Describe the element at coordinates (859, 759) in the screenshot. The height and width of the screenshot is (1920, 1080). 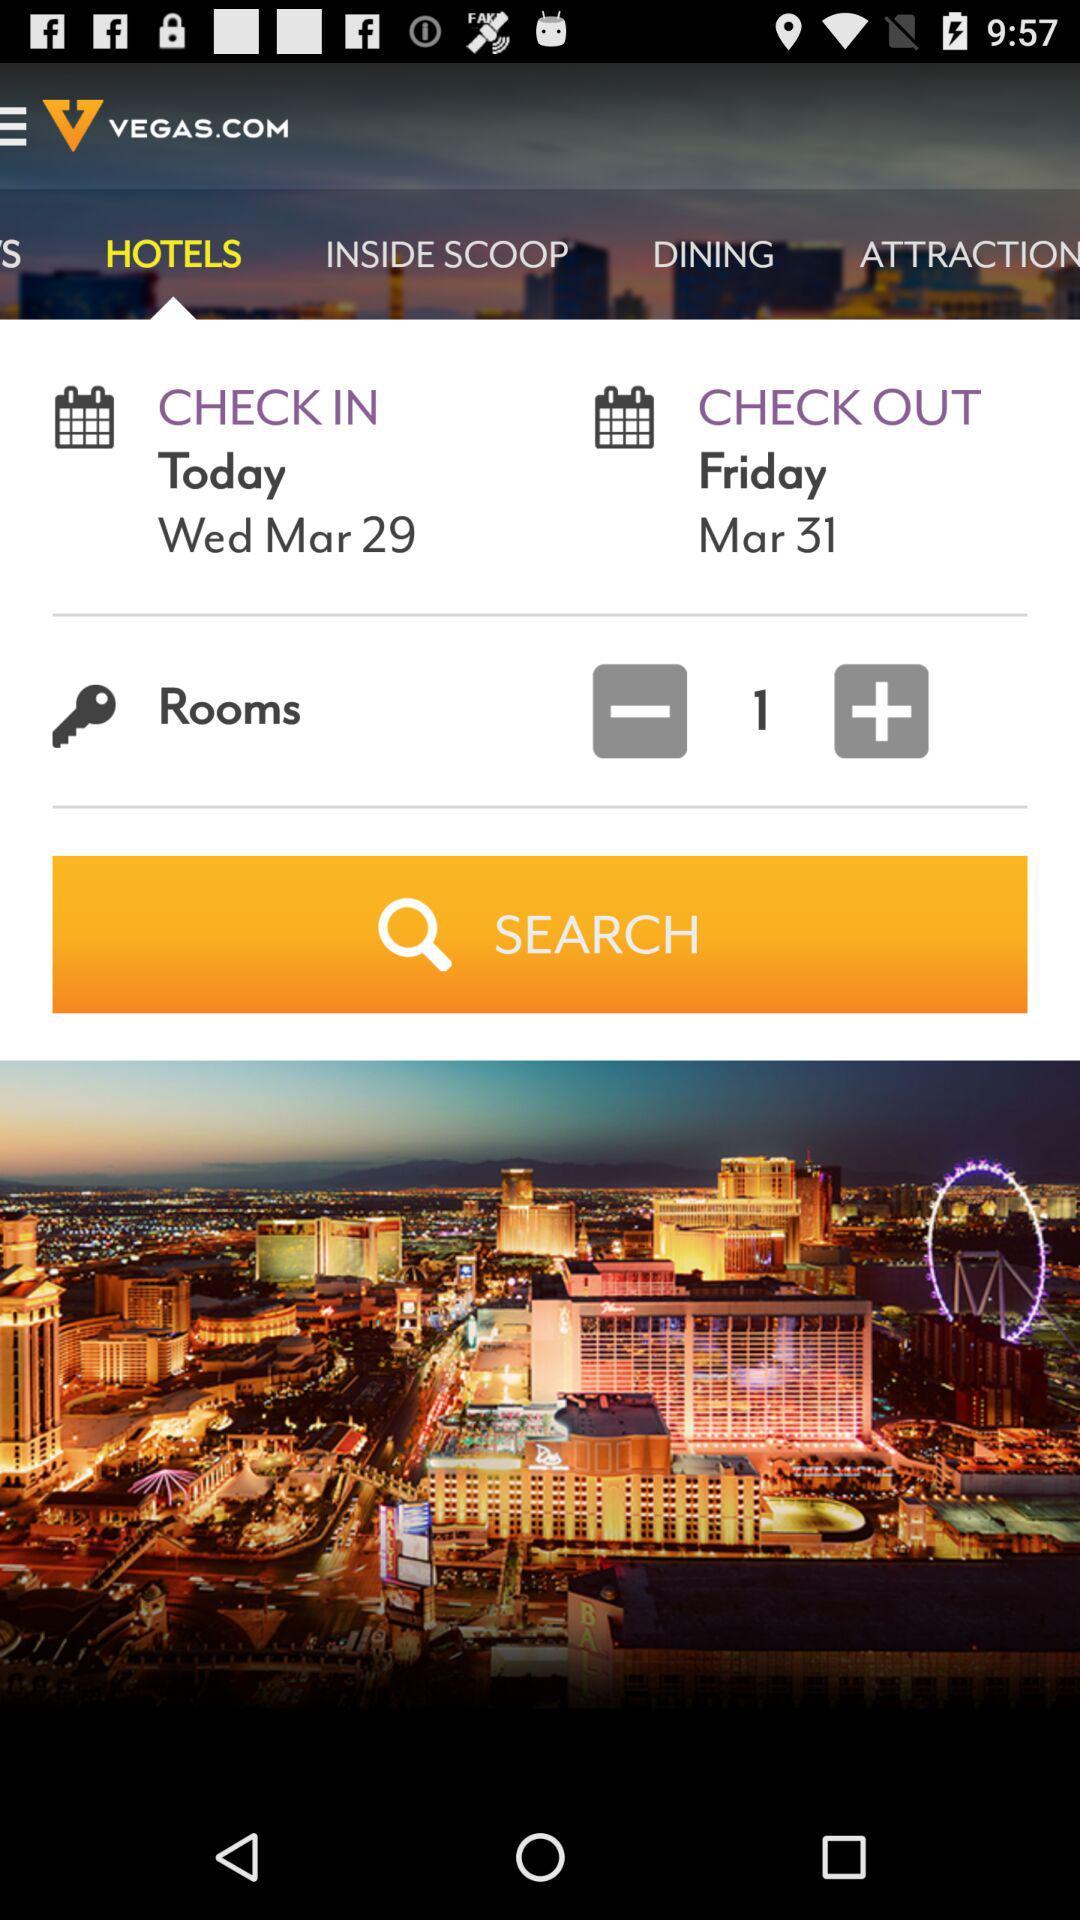
I see `the add icon` at that location.